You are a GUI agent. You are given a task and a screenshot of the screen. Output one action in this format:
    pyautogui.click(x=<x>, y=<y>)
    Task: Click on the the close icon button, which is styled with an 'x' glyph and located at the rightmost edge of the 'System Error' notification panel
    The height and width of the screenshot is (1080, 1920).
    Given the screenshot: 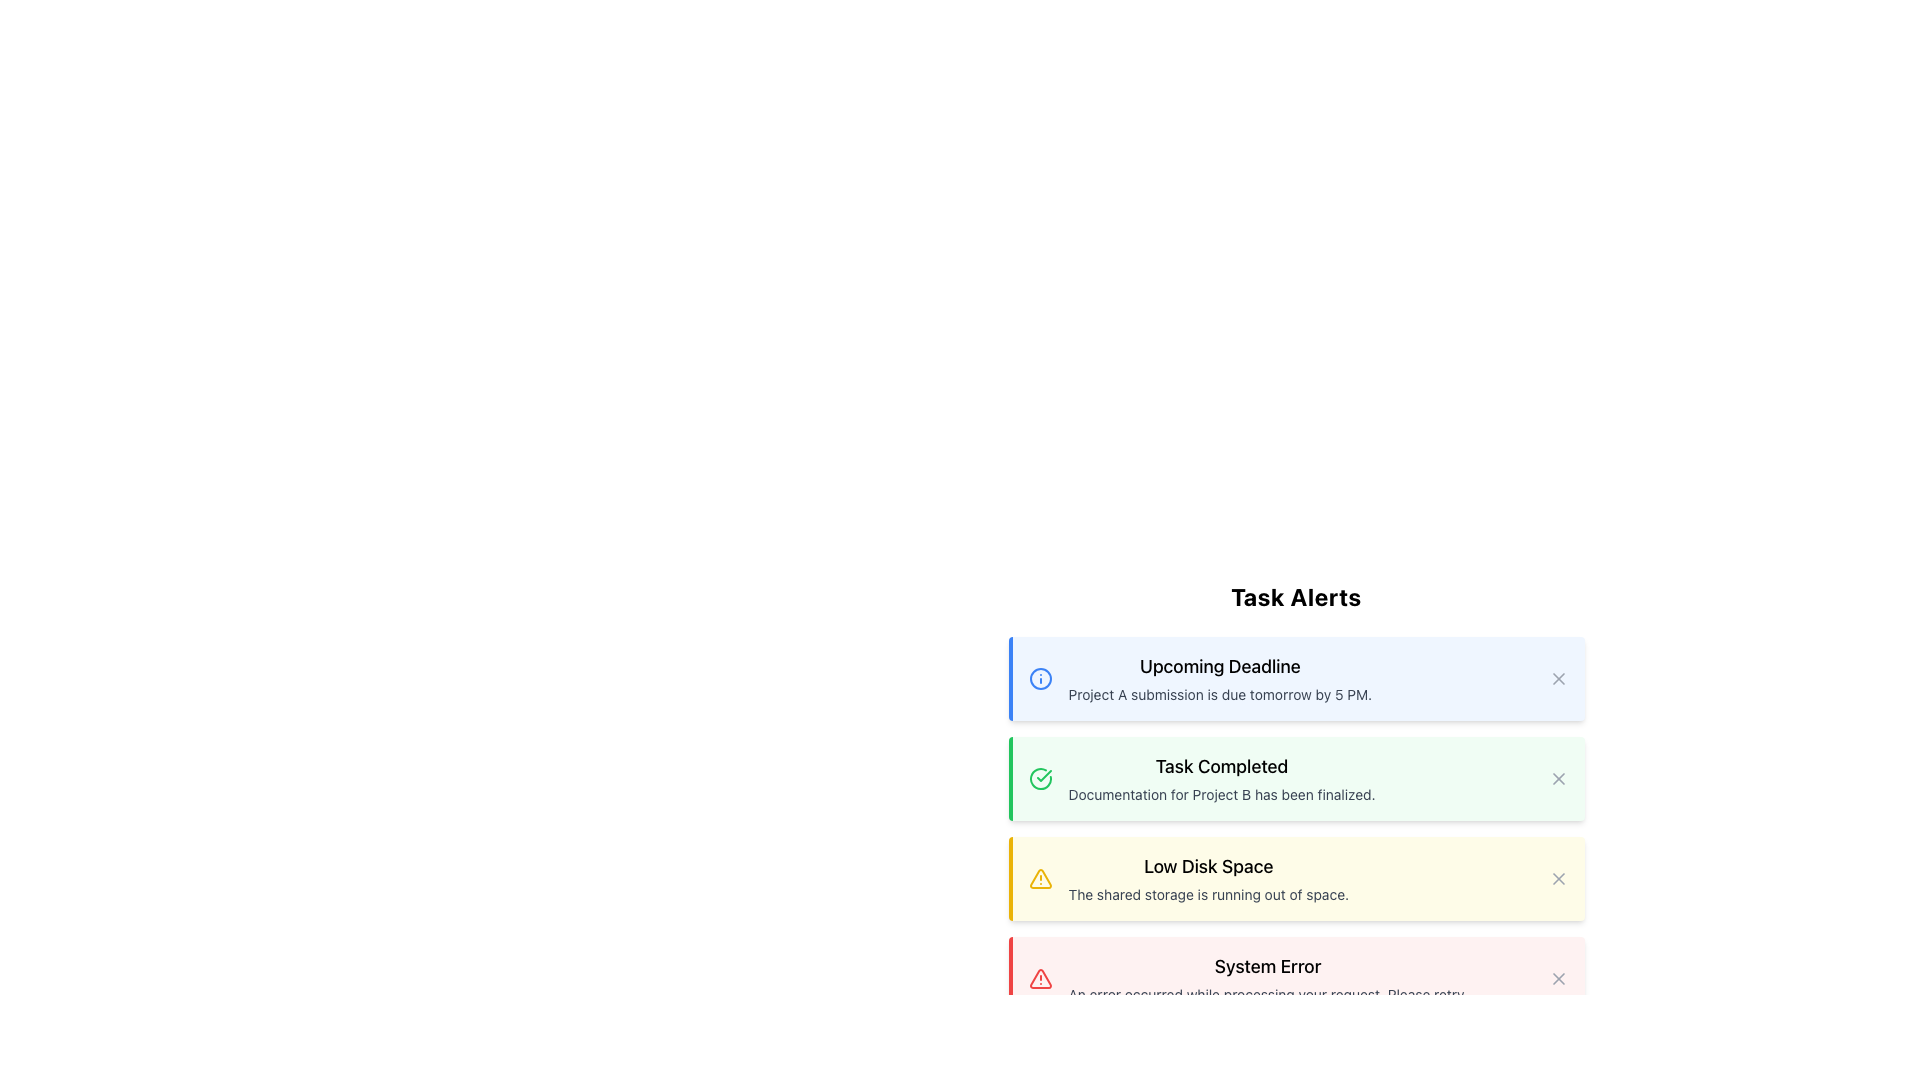 What is the action you would take?
    pyautogui.click(x=1557, y=978)
    